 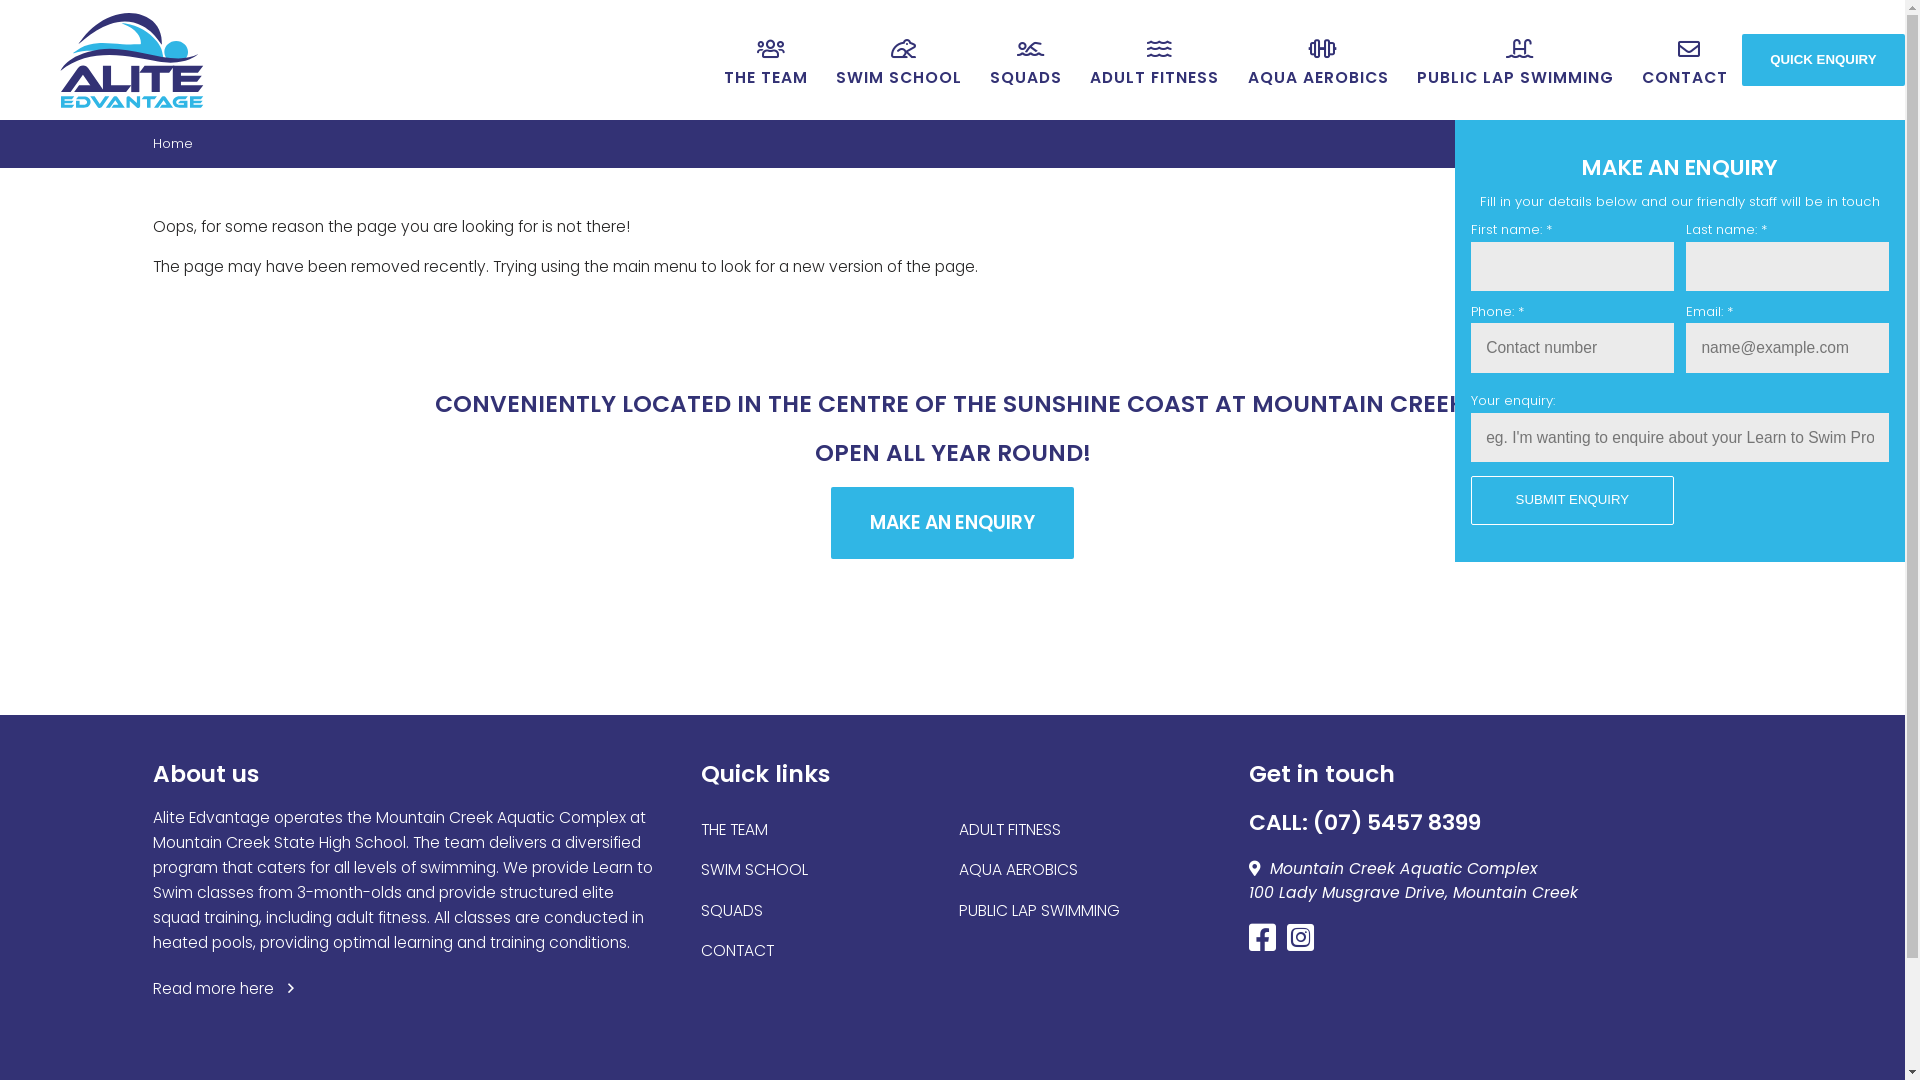 I want to click on 'CALL: (07) 5457 8399', so click(x=1247, y=822).